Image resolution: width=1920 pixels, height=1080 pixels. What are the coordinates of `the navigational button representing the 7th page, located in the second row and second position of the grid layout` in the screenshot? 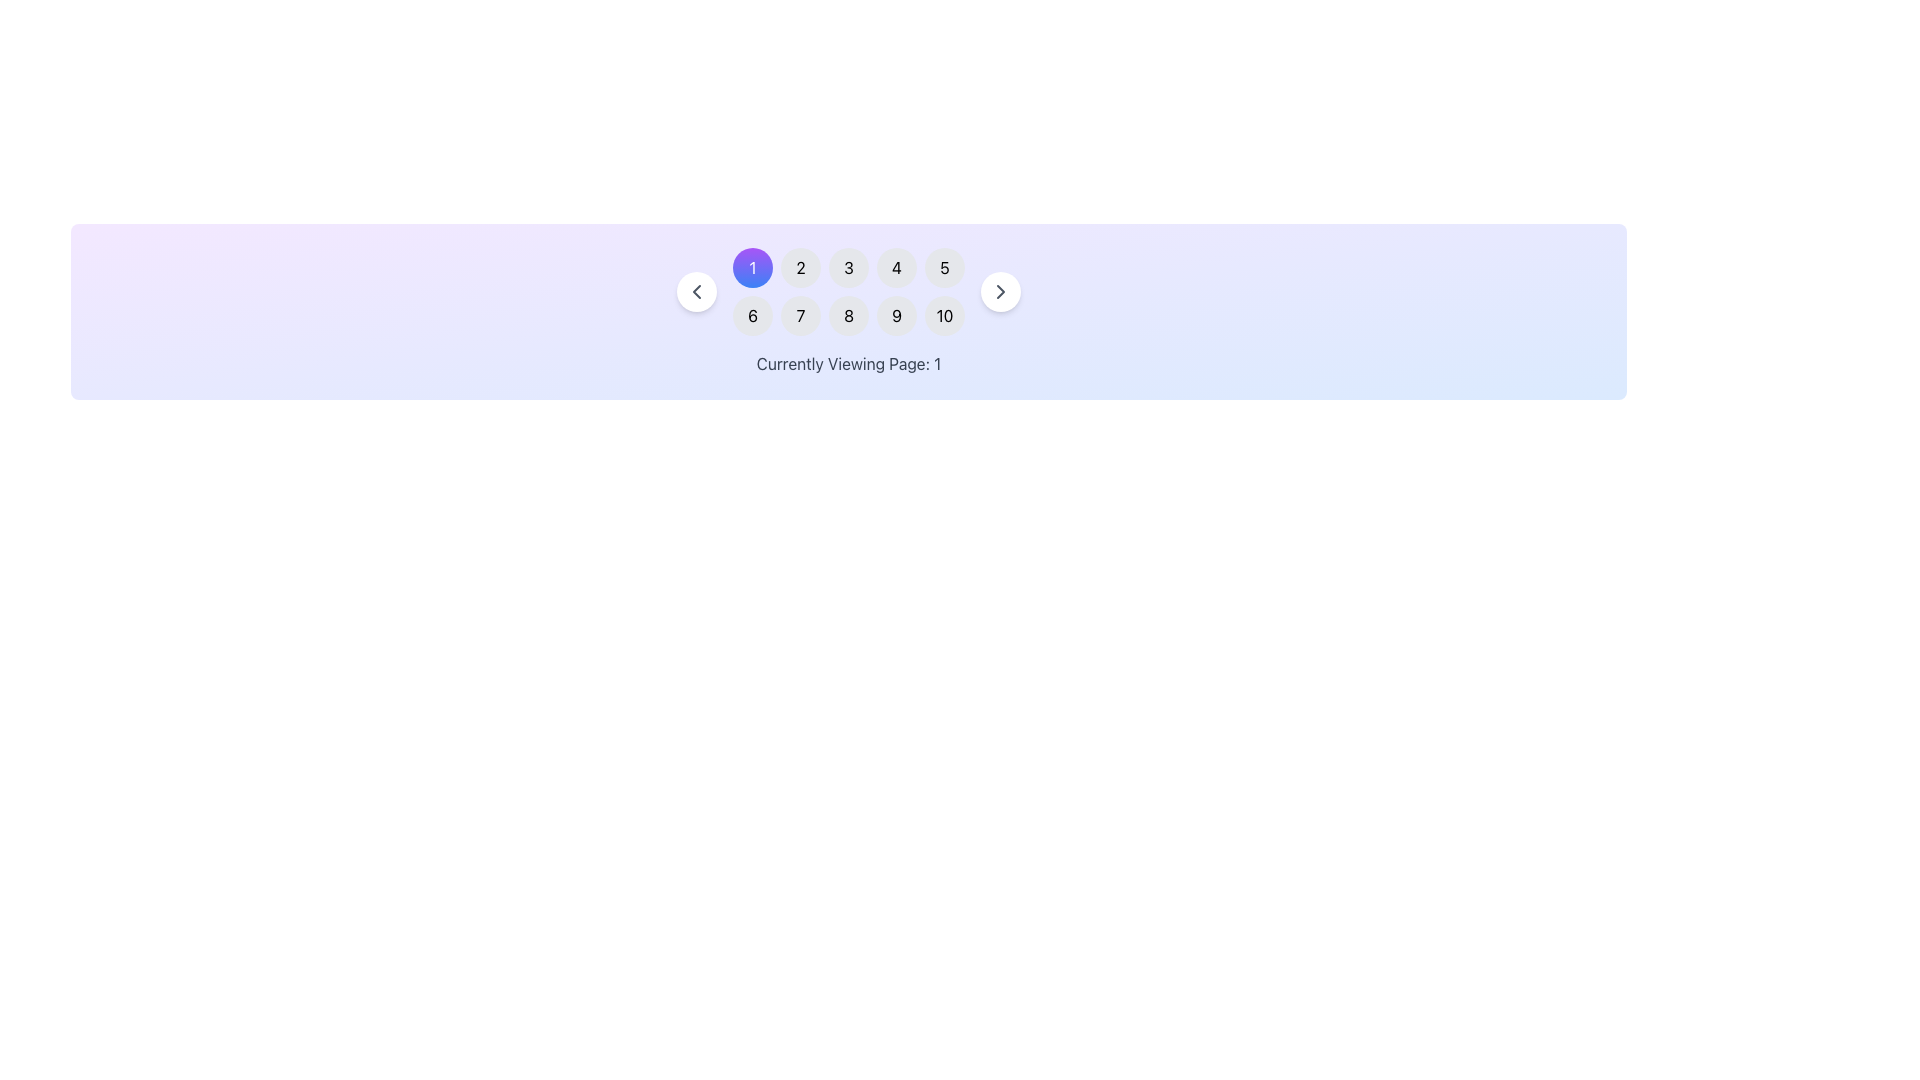 It's located at (801, 315).